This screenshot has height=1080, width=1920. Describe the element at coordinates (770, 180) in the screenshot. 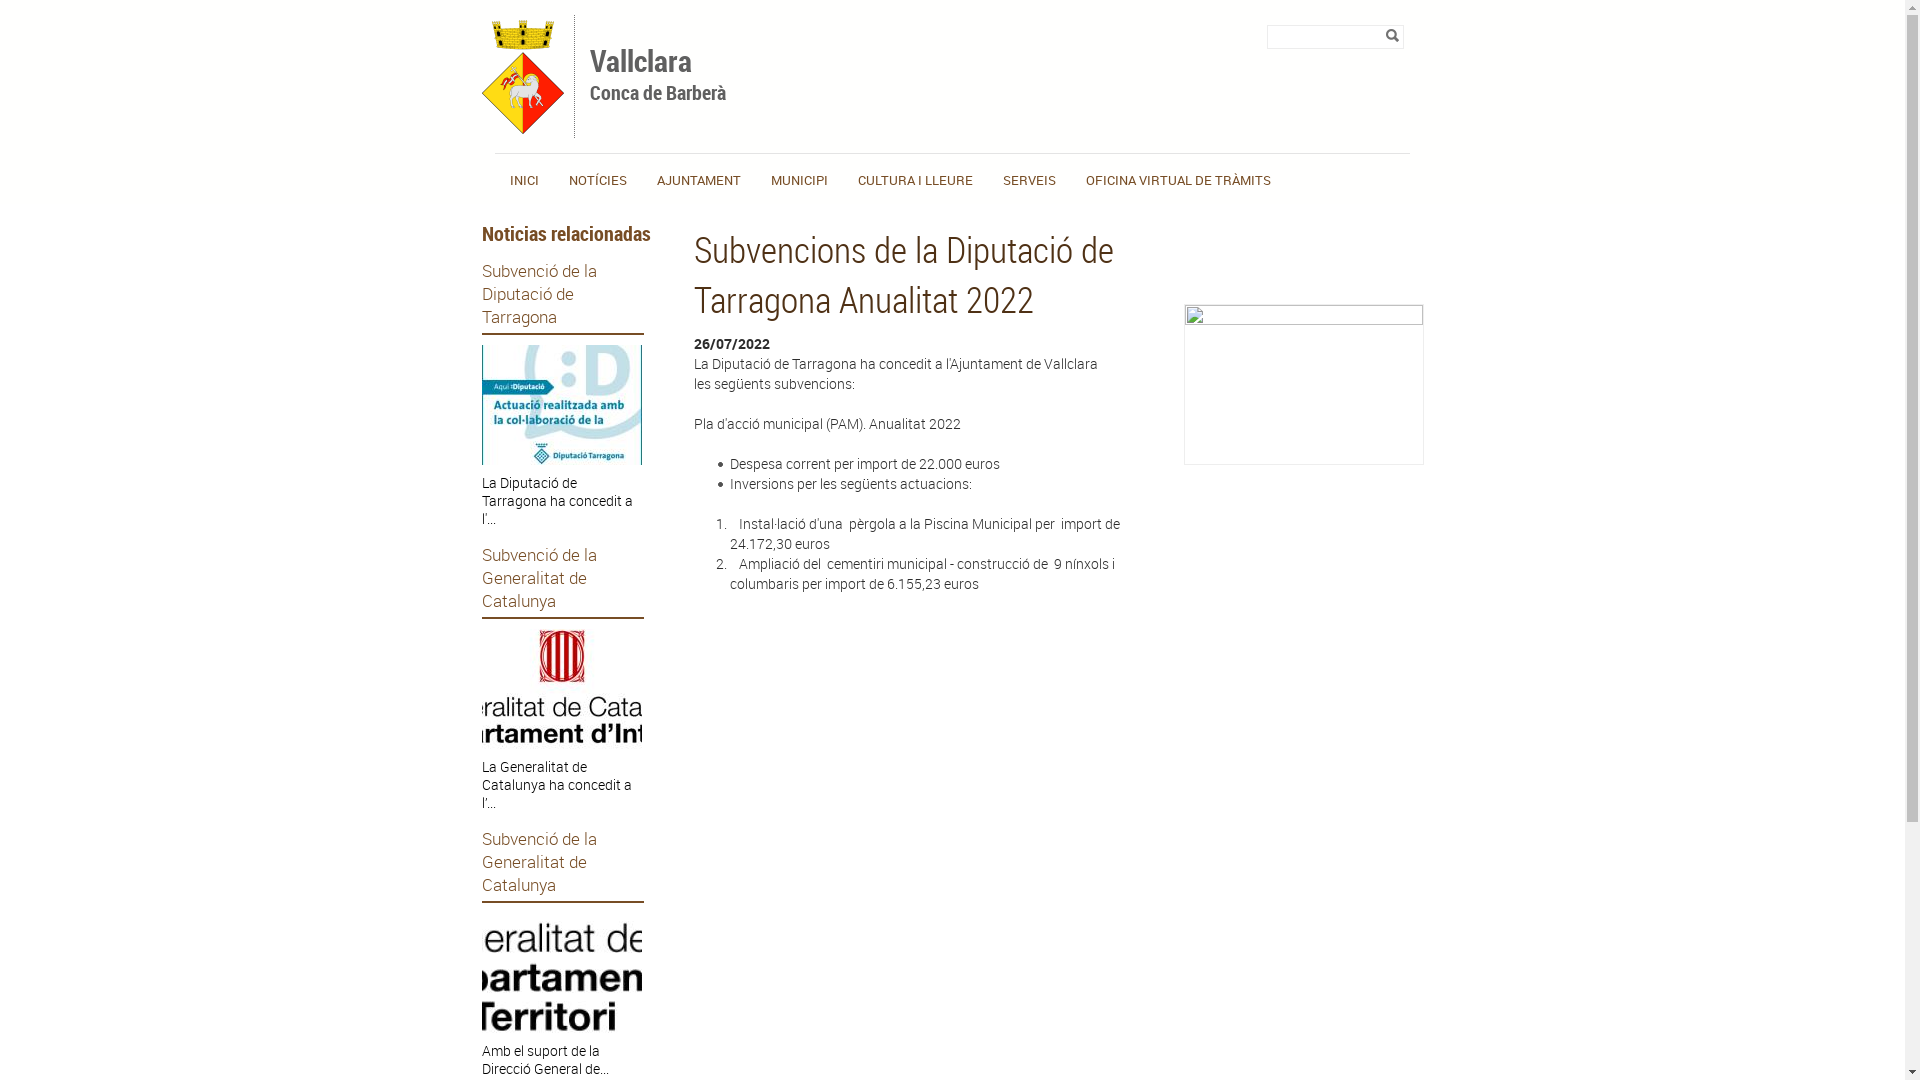

I see `'MUNICIPI'` at that location.